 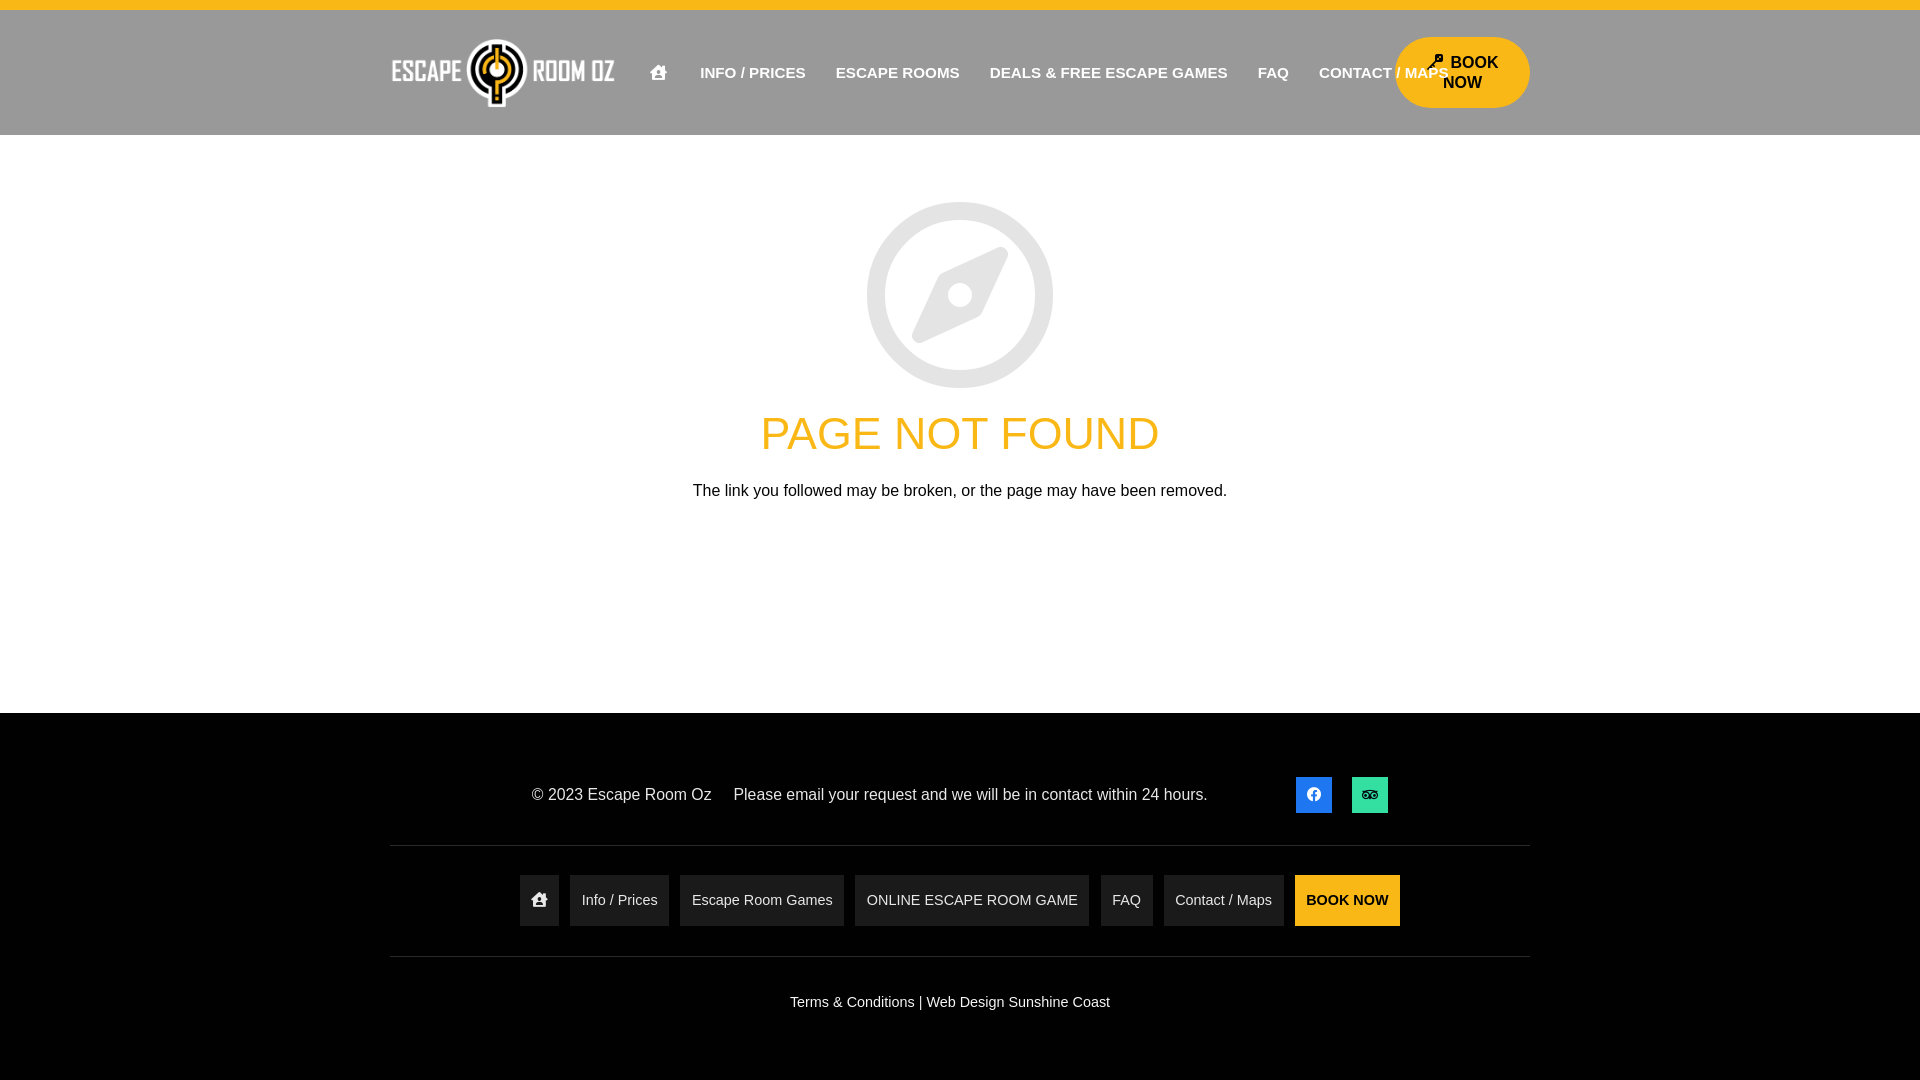 I want to click on 'BOOK NOW', so click(x=1394, y=71).